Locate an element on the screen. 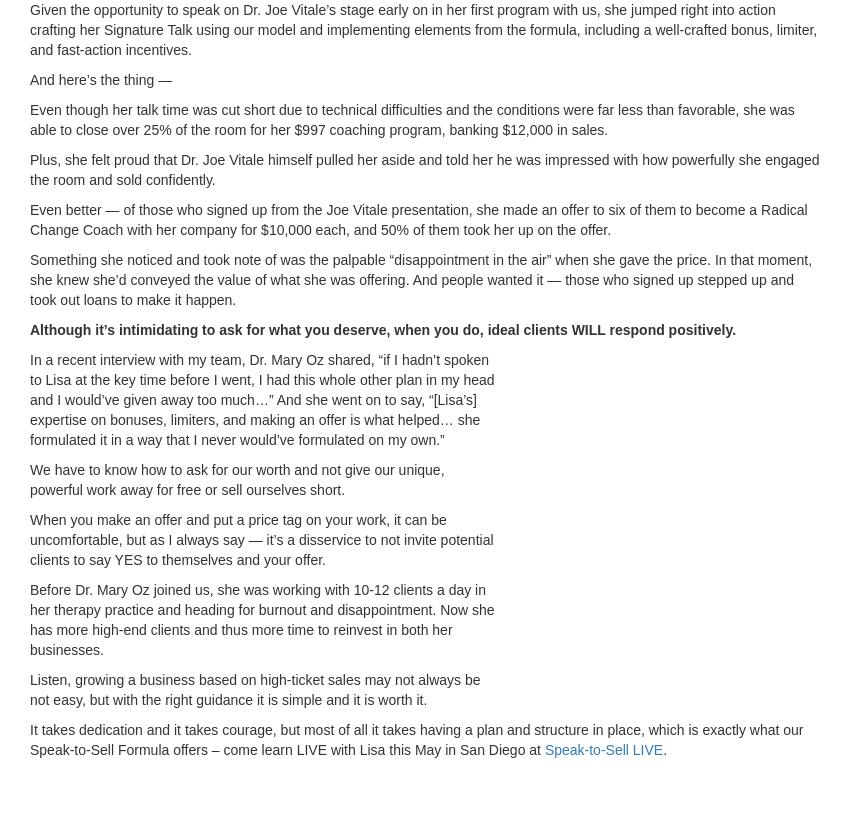  'Even better — of those who signed up from the Joe Vitale presentation, she made an offer to six of them to become a Radical Change Coach with her company for $10,000 each, and 50% of them took her up on the offer.' is located at coordinates (418, 220).